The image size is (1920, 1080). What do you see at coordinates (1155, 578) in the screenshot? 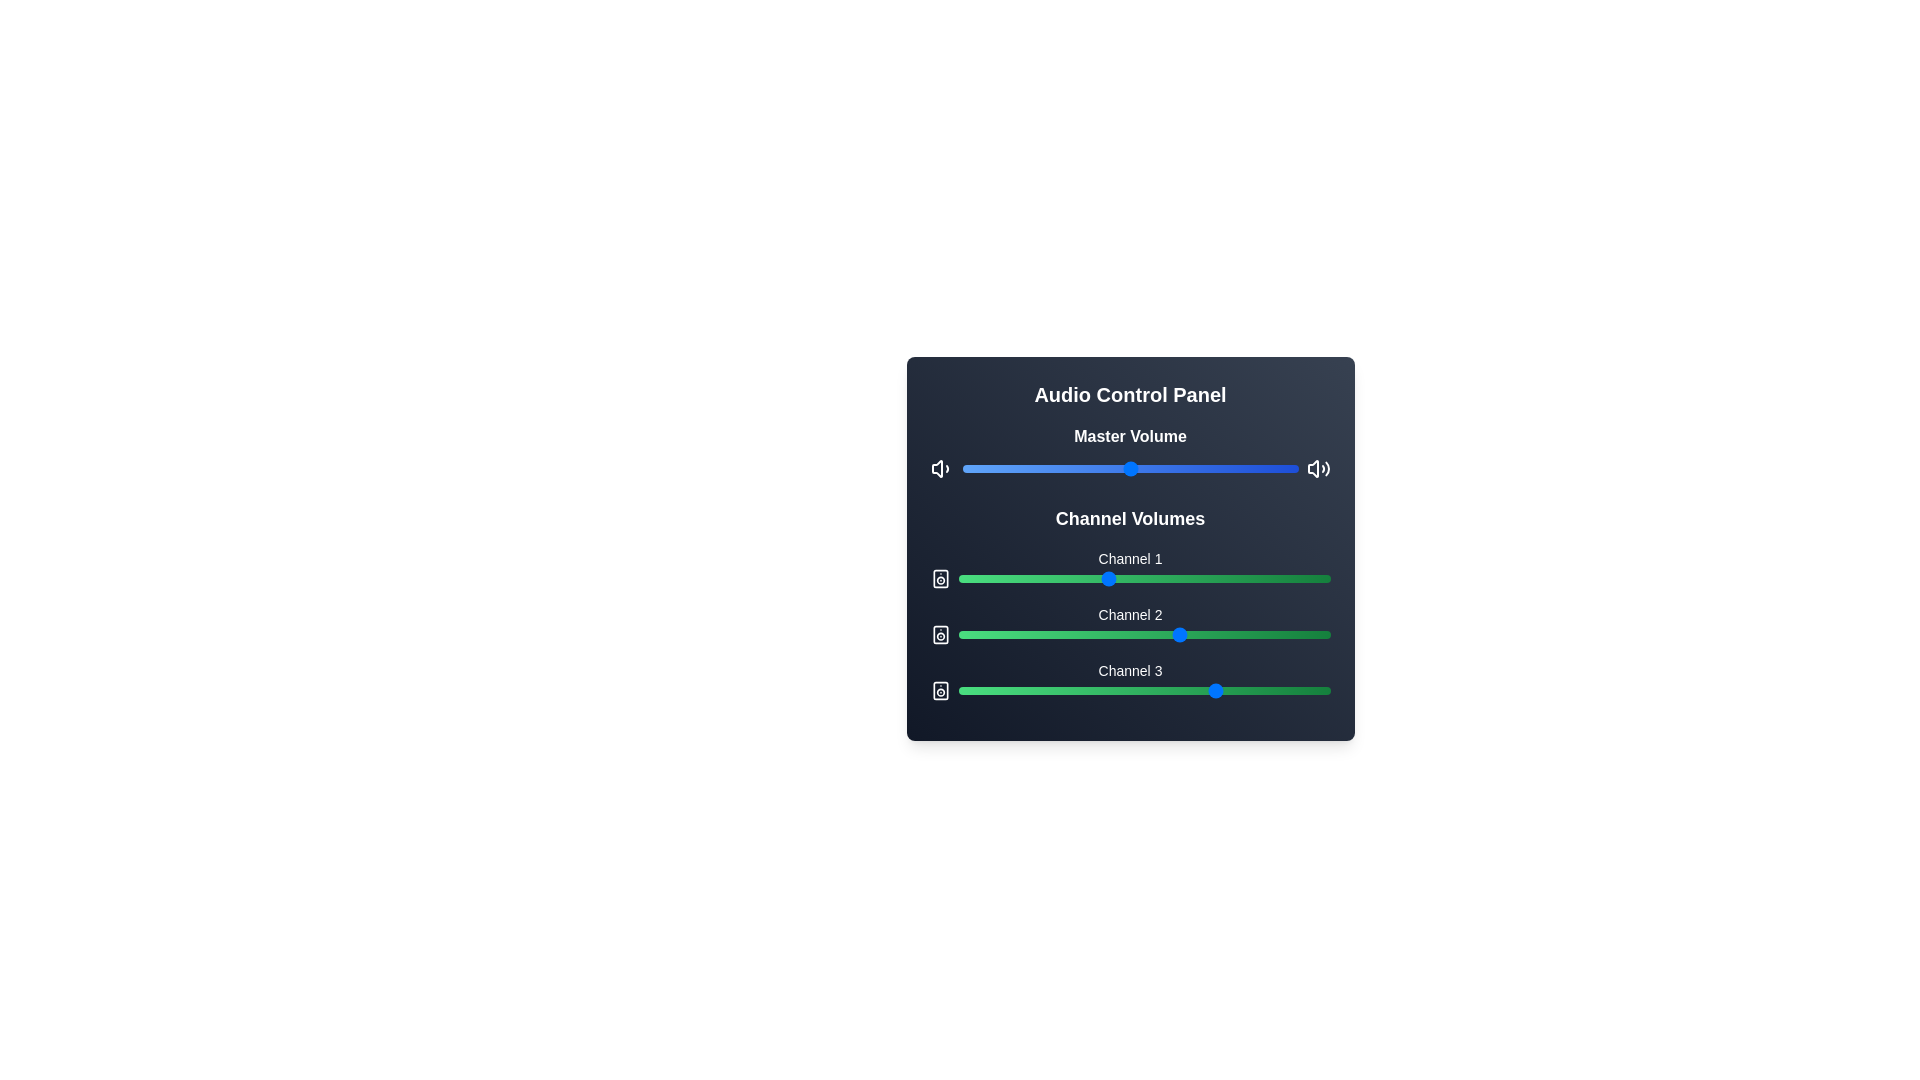
I see `the slider value` at bounding box center [1155, 578].